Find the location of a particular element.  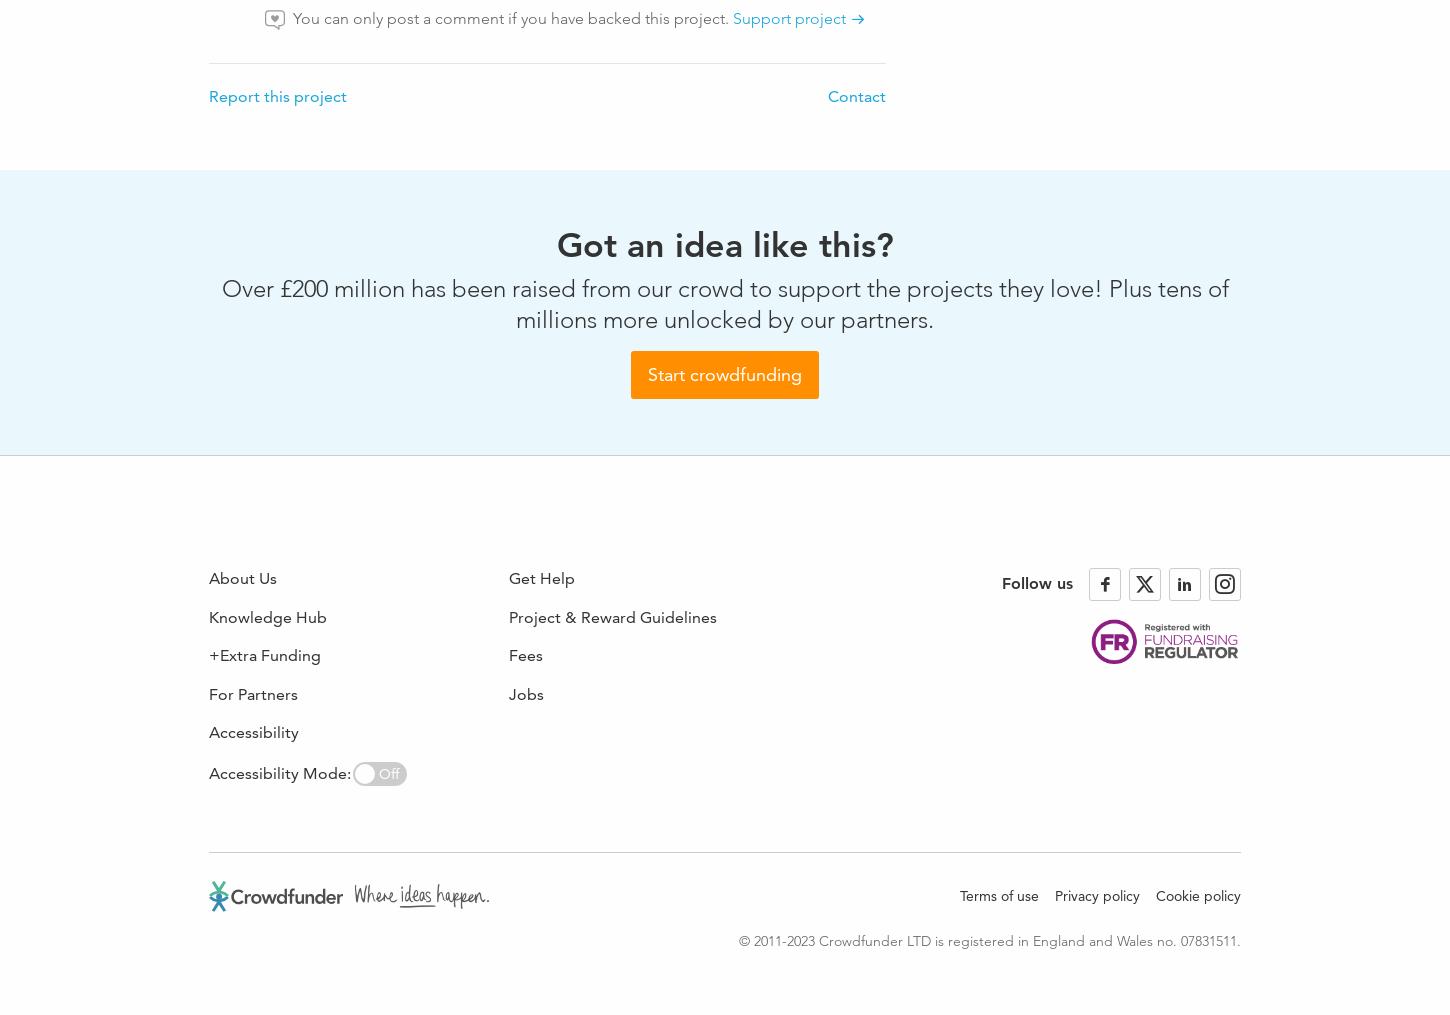

'© 2011-2023 Crowdfunder LTD is registered in England and Wales no. 07831511.' is located at coordinates (990, 938).